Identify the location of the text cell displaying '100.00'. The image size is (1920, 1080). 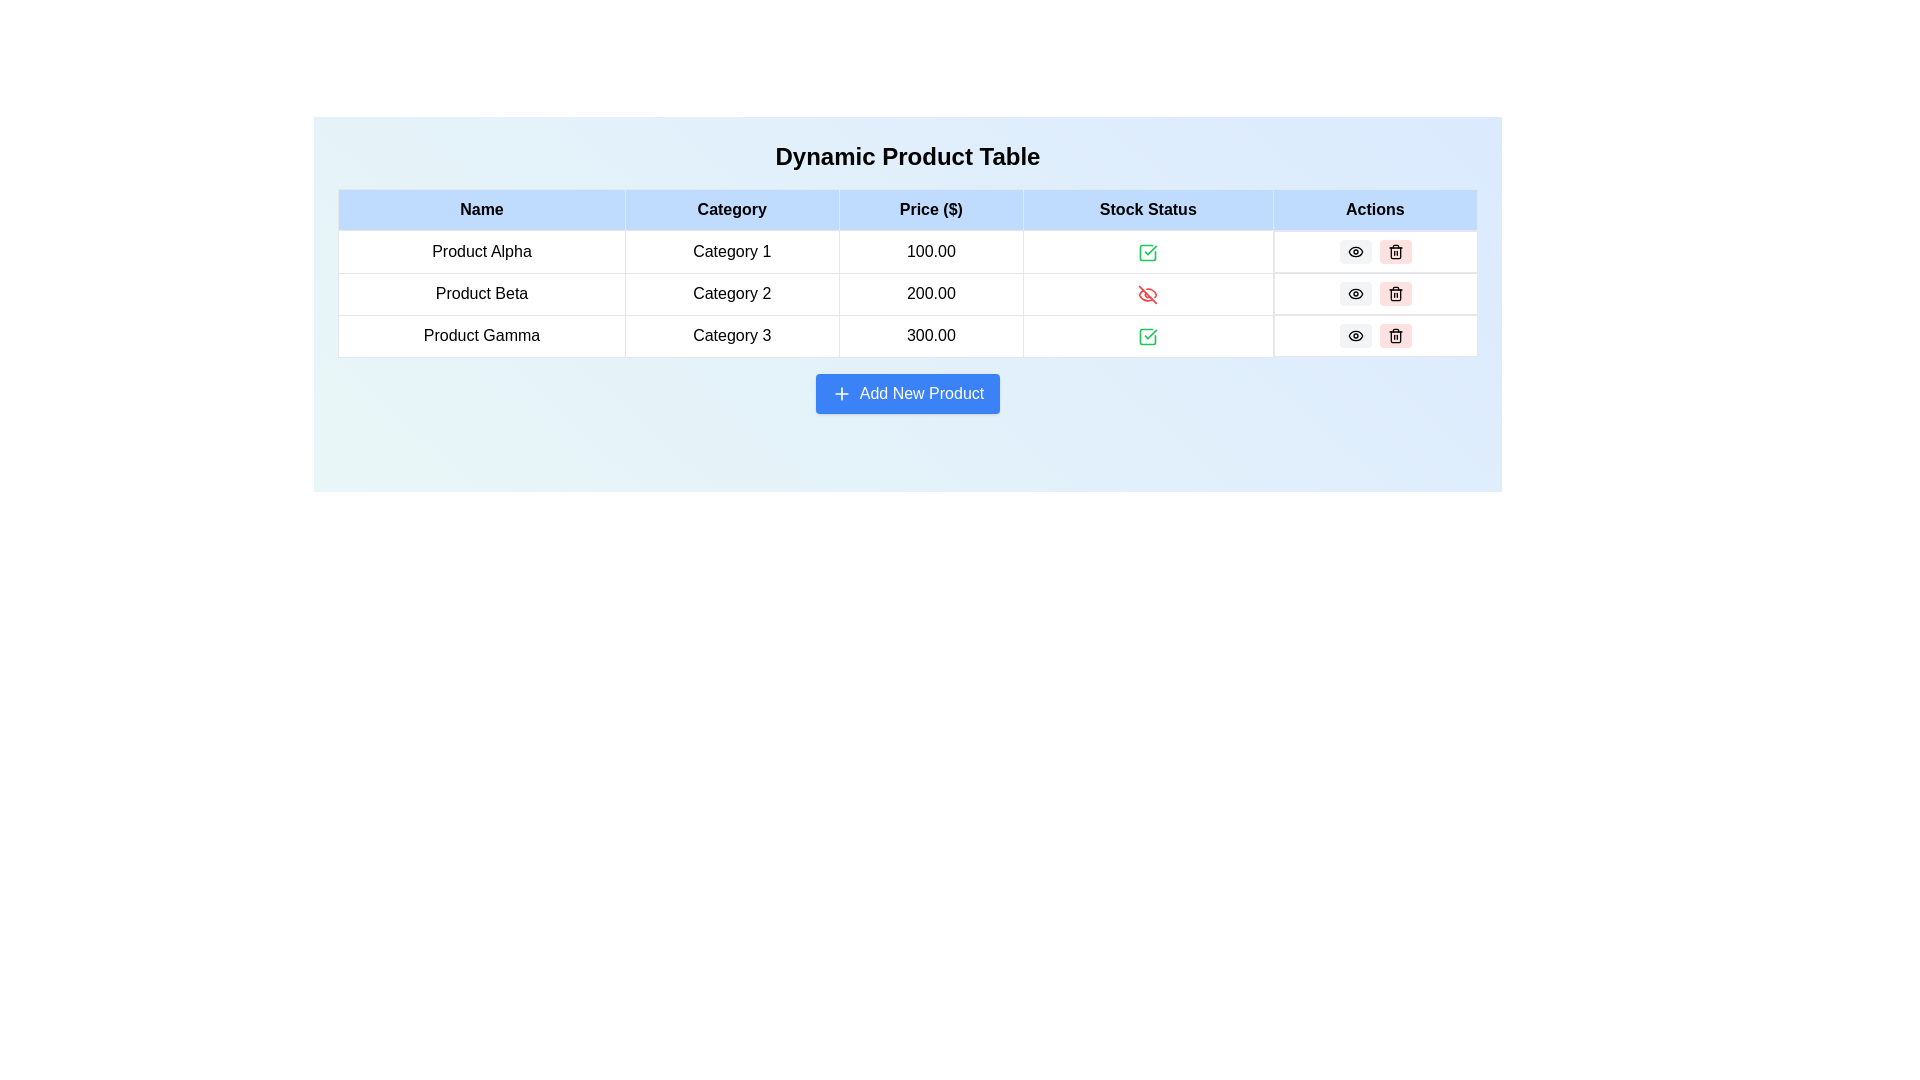
(930, 250).